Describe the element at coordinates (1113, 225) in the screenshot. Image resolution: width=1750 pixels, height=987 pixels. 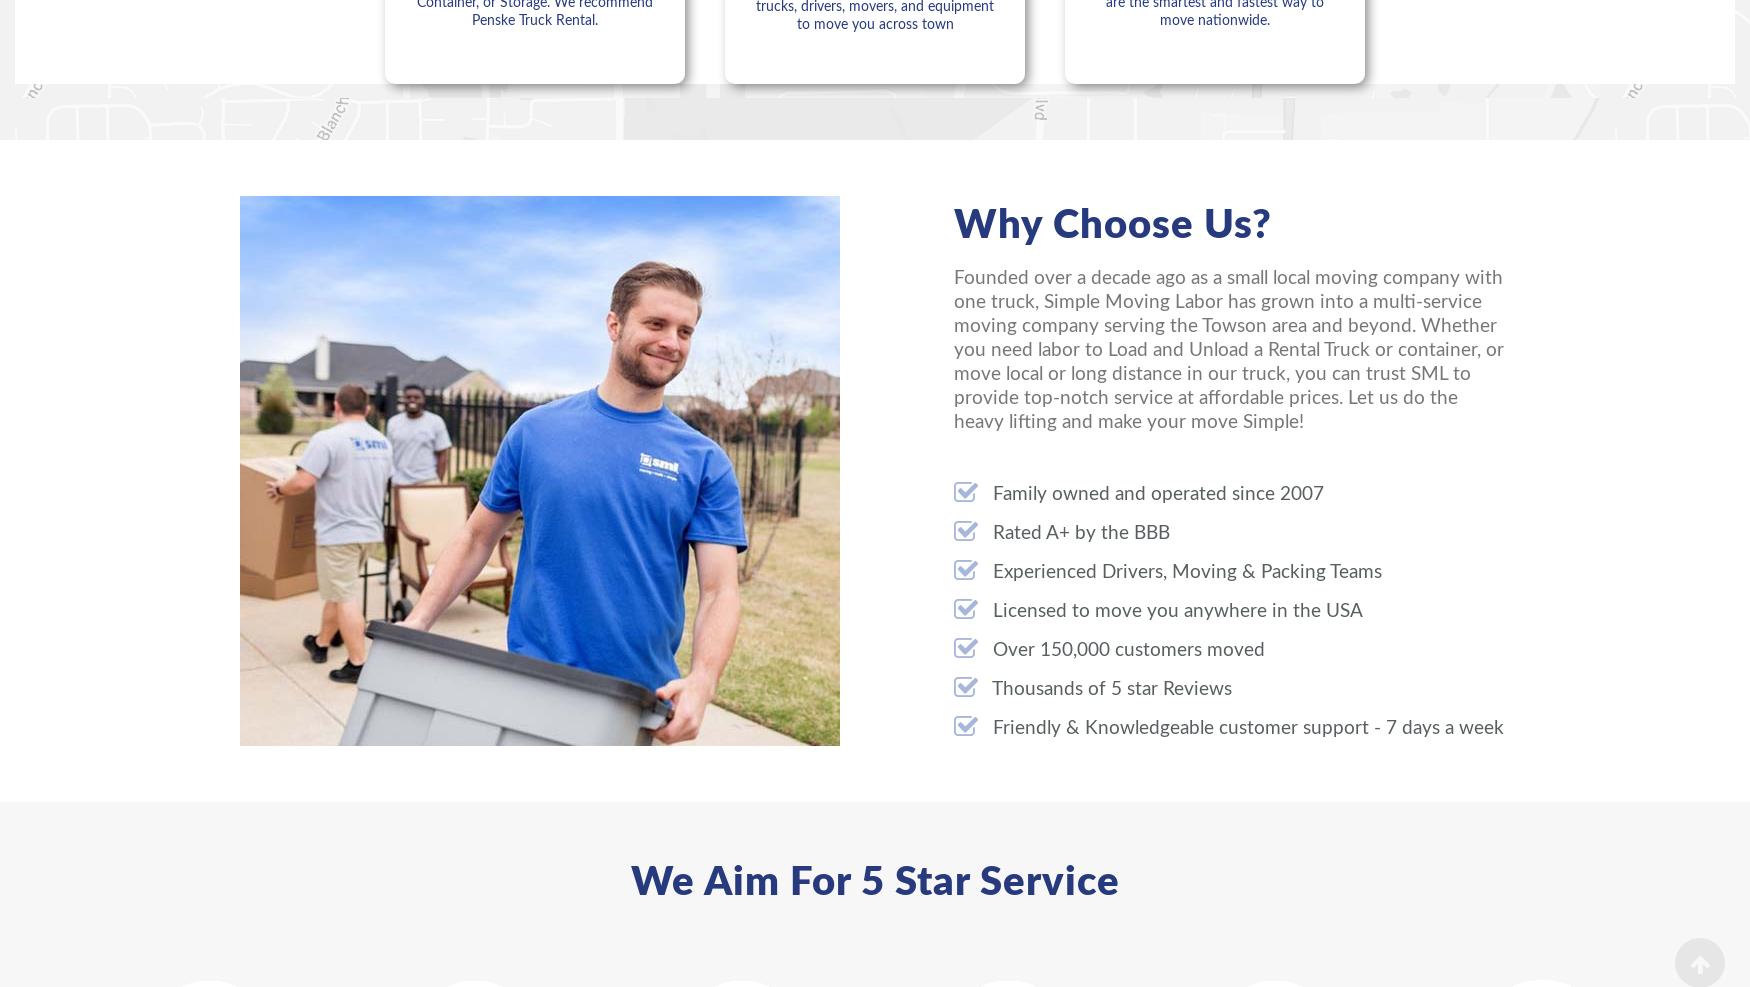
I see `'Why Choose Us?'` at that location.